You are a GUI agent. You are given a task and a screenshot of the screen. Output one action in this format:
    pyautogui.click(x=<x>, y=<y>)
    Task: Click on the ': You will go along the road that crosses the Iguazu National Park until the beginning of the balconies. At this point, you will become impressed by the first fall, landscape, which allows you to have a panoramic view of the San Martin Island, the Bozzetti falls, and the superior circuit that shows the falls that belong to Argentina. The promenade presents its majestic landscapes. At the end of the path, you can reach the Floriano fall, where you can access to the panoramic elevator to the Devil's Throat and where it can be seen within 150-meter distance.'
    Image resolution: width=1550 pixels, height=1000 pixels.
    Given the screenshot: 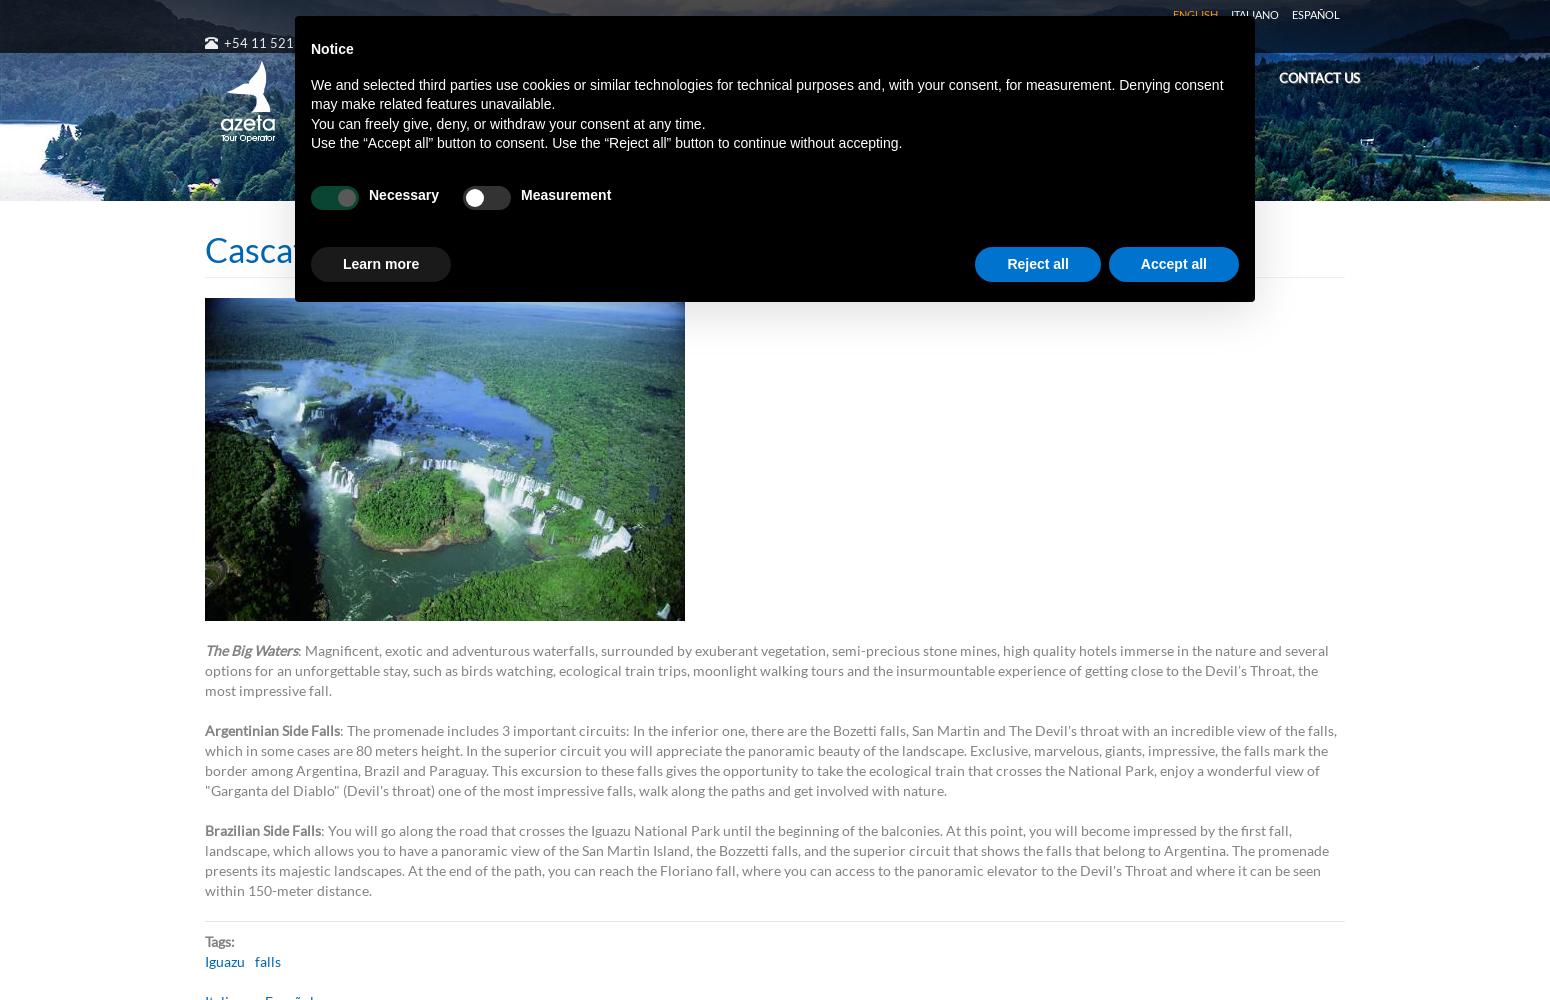 What is the action you would take?
    pyautogui.click(x=204, y=859)
    